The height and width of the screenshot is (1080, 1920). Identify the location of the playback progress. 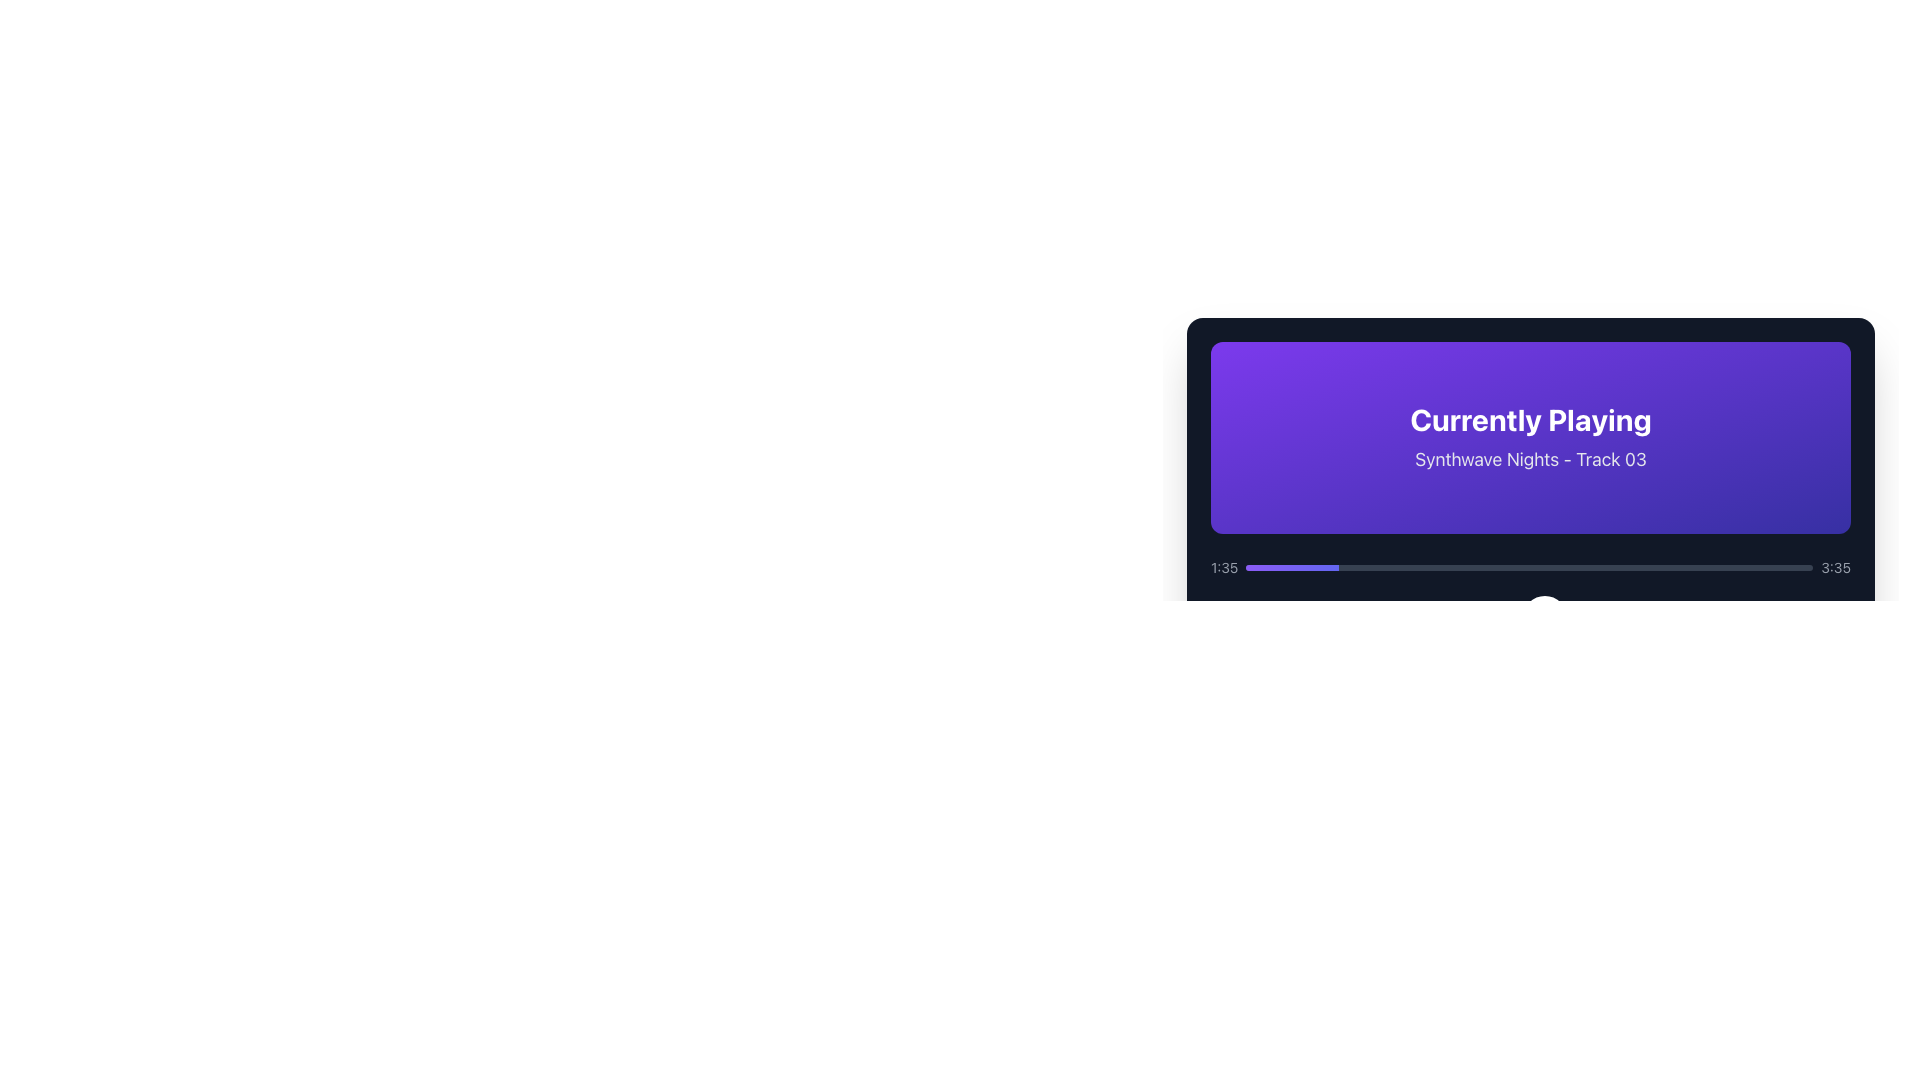
(1794, 567).